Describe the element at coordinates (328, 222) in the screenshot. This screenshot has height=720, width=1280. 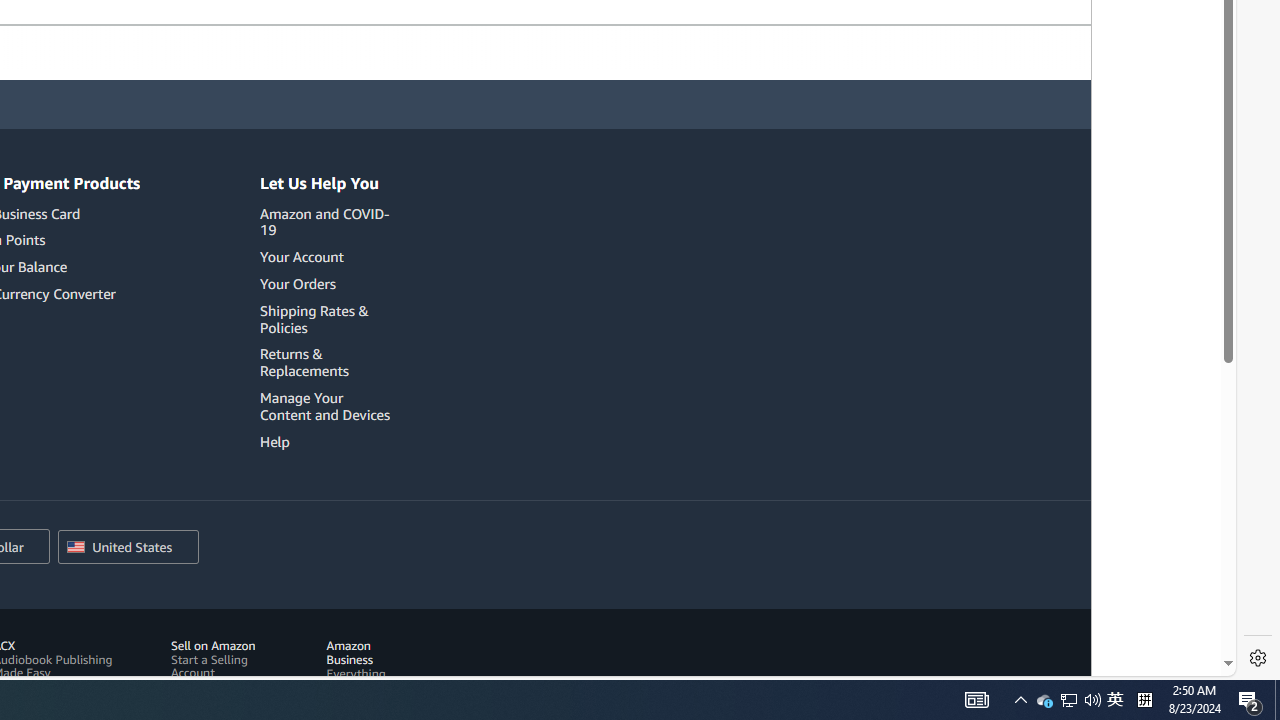
I see `'Amazon and COVID-19'` at that location.